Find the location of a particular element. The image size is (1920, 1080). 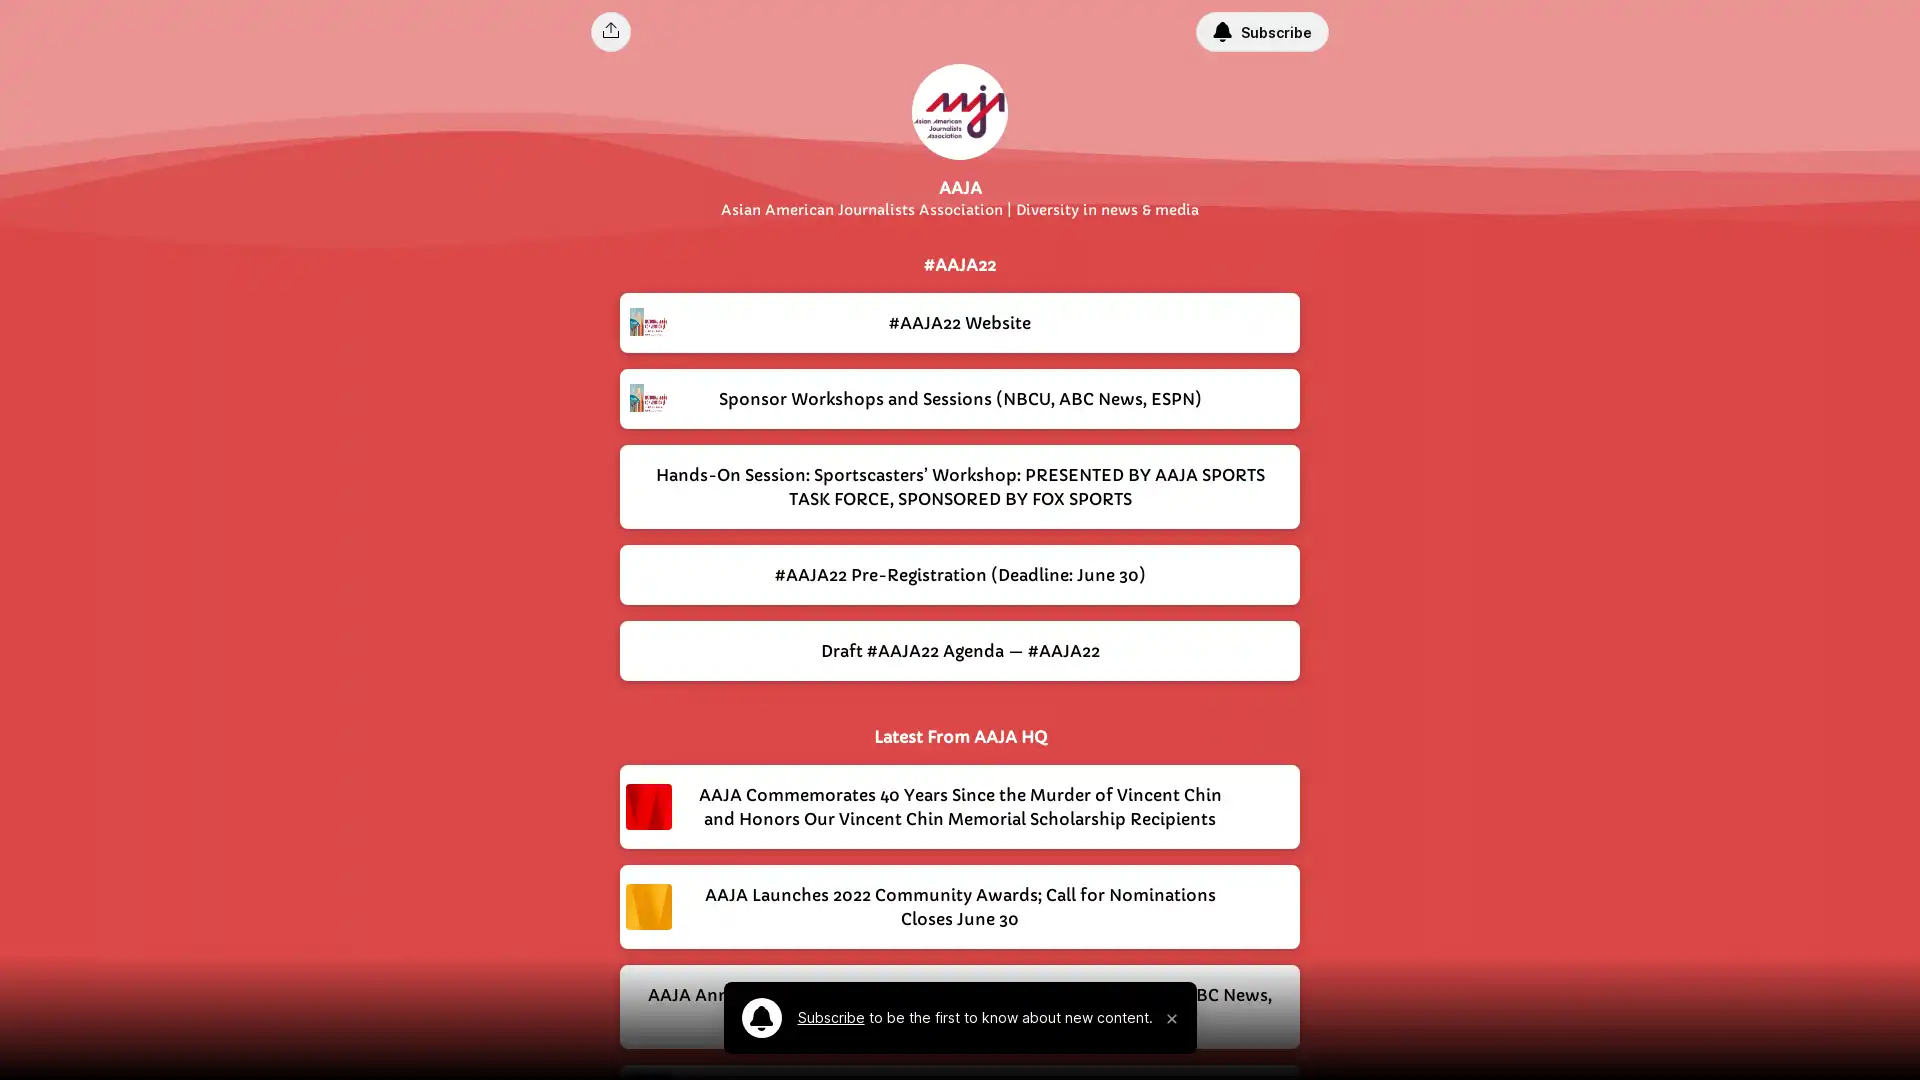

Subscribe to be the first to know about new content. is located at coordinates (945, 1018).